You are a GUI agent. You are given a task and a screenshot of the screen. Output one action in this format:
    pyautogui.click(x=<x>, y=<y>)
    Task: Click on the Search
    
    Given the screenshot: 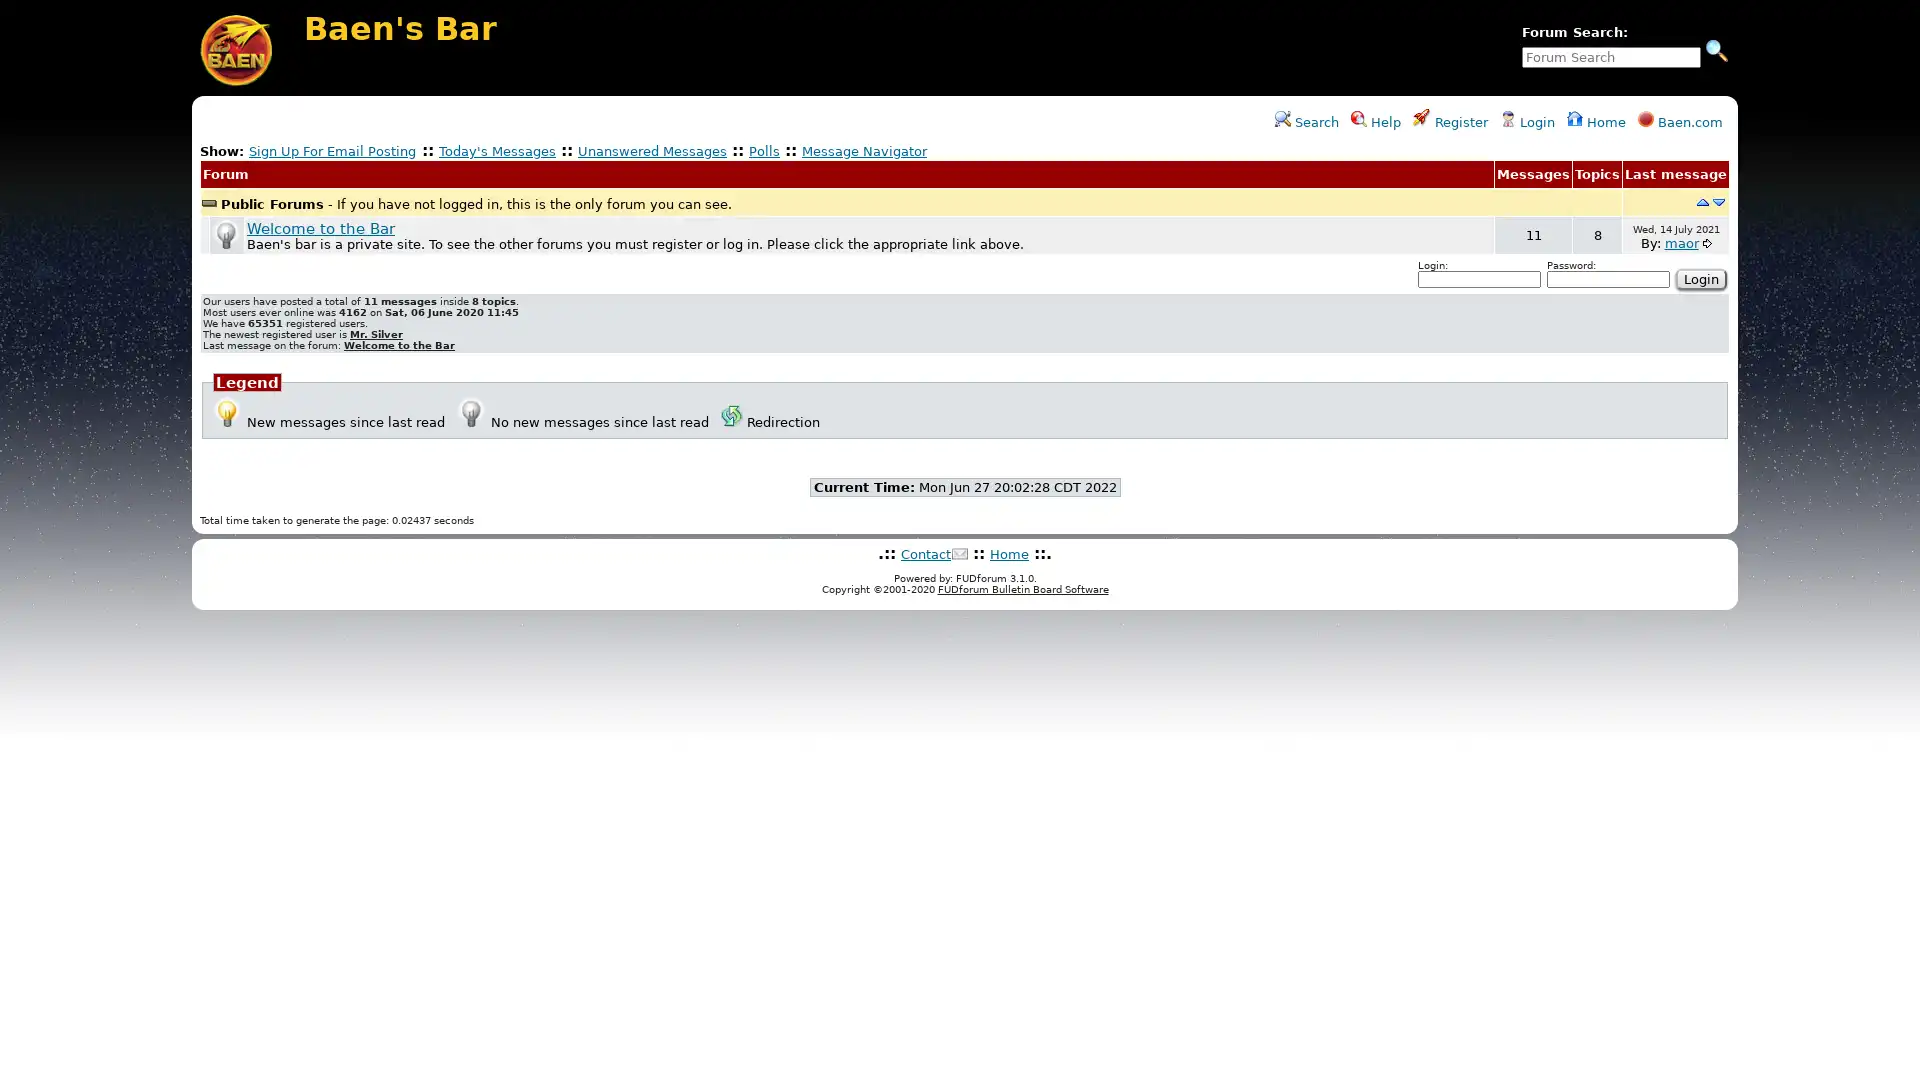 What is the action you would take?
    pyautogui.click(x=1716, y=49)
    